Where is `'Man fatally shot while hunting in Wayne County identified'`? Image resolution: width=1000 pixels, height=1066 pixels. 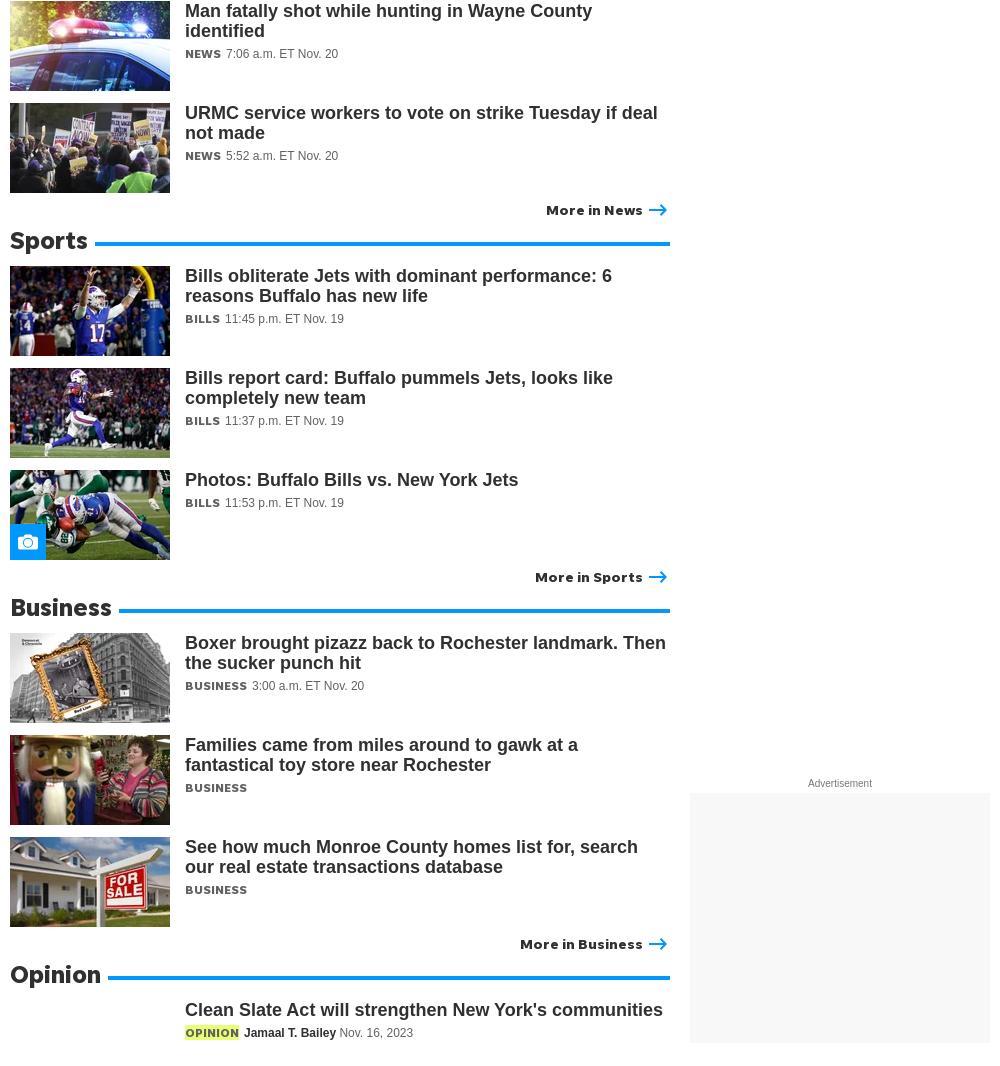 'Man fatally shot while hunting in Wayne County identified' is located at coordinates (388, 20).